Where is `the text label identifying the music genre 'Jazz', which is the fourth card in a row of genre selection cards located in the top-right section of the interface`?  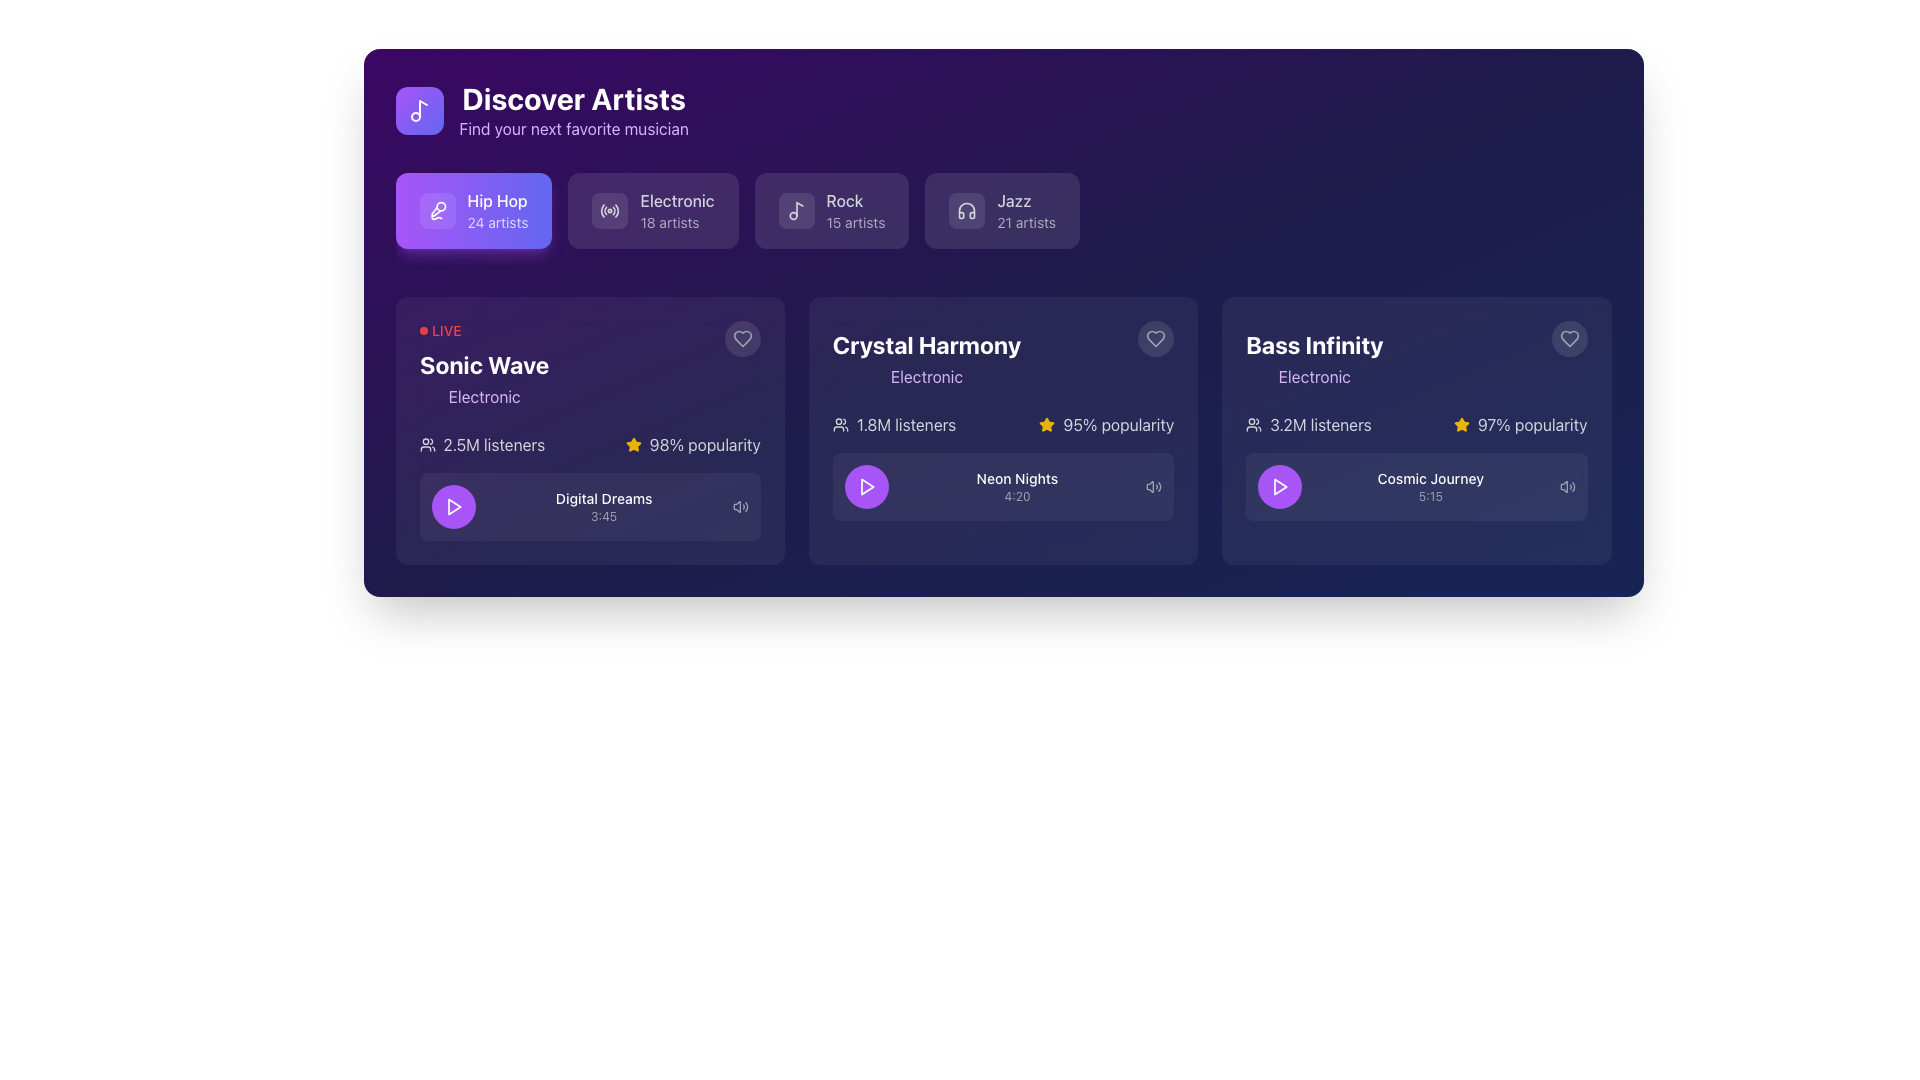
the text label identifying the music genre 'Jazz', which is the fourth card in a row of genre selection cards located in the top-right section of the interface is located at coordinates (1026, 200).